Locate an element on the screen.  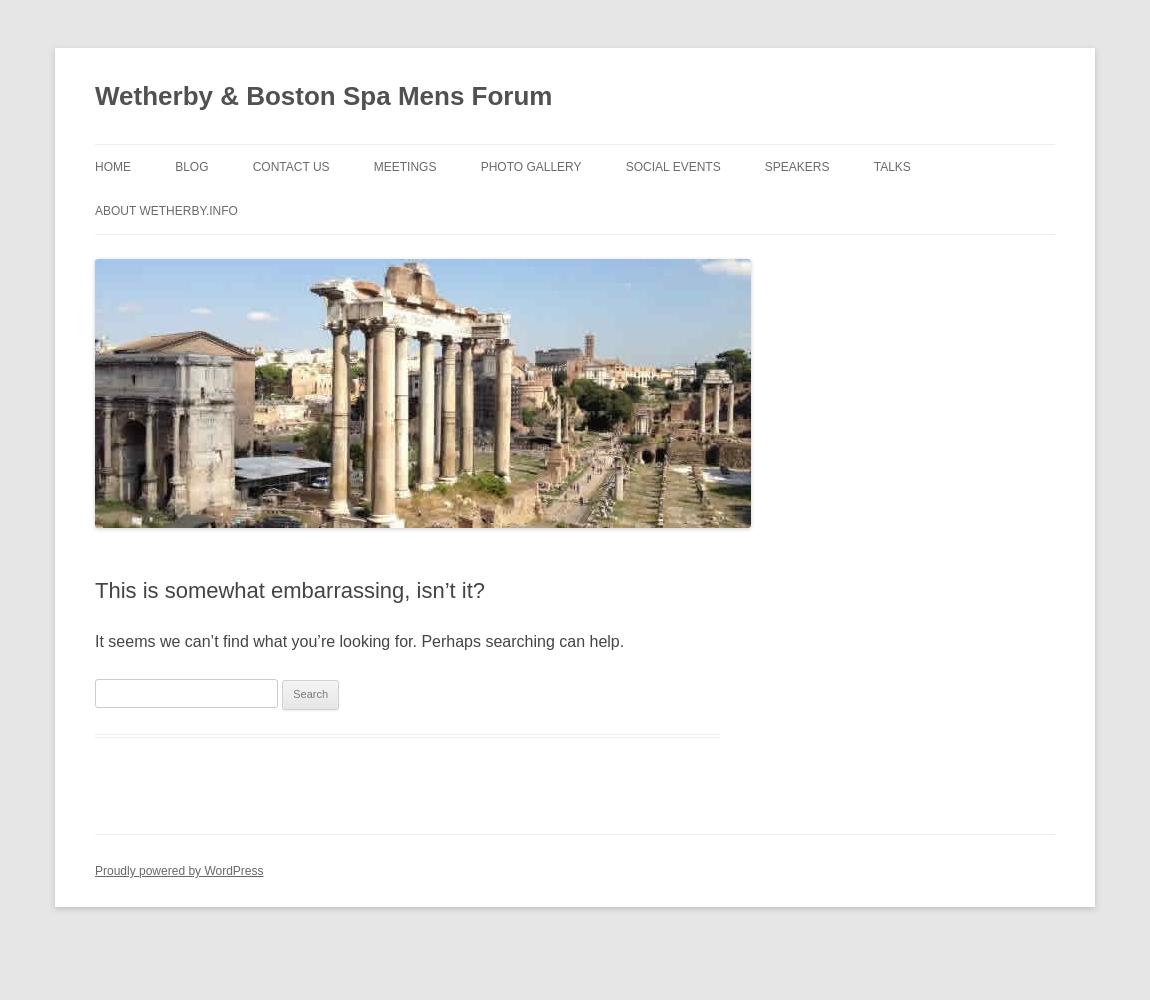
'Blog' is located at coordinates (190, 167).